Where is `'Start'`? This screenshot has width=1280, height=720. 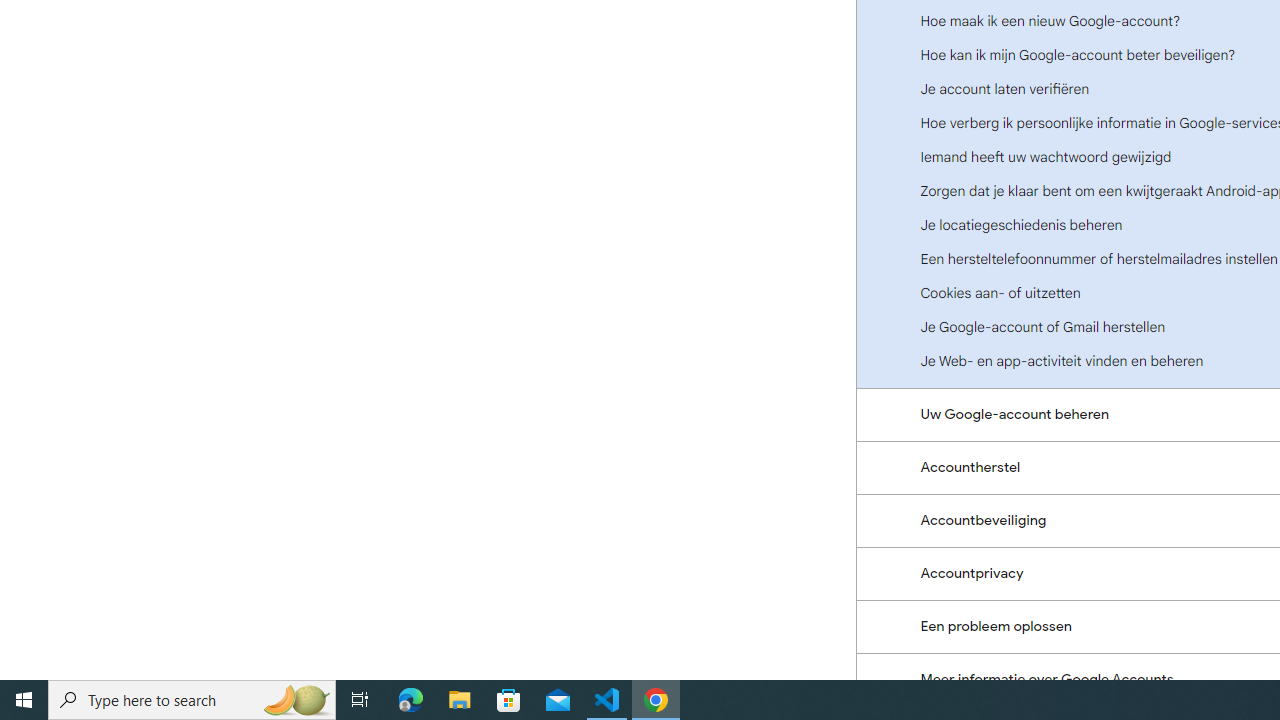 'Start' is located at coordinates (24, 698).